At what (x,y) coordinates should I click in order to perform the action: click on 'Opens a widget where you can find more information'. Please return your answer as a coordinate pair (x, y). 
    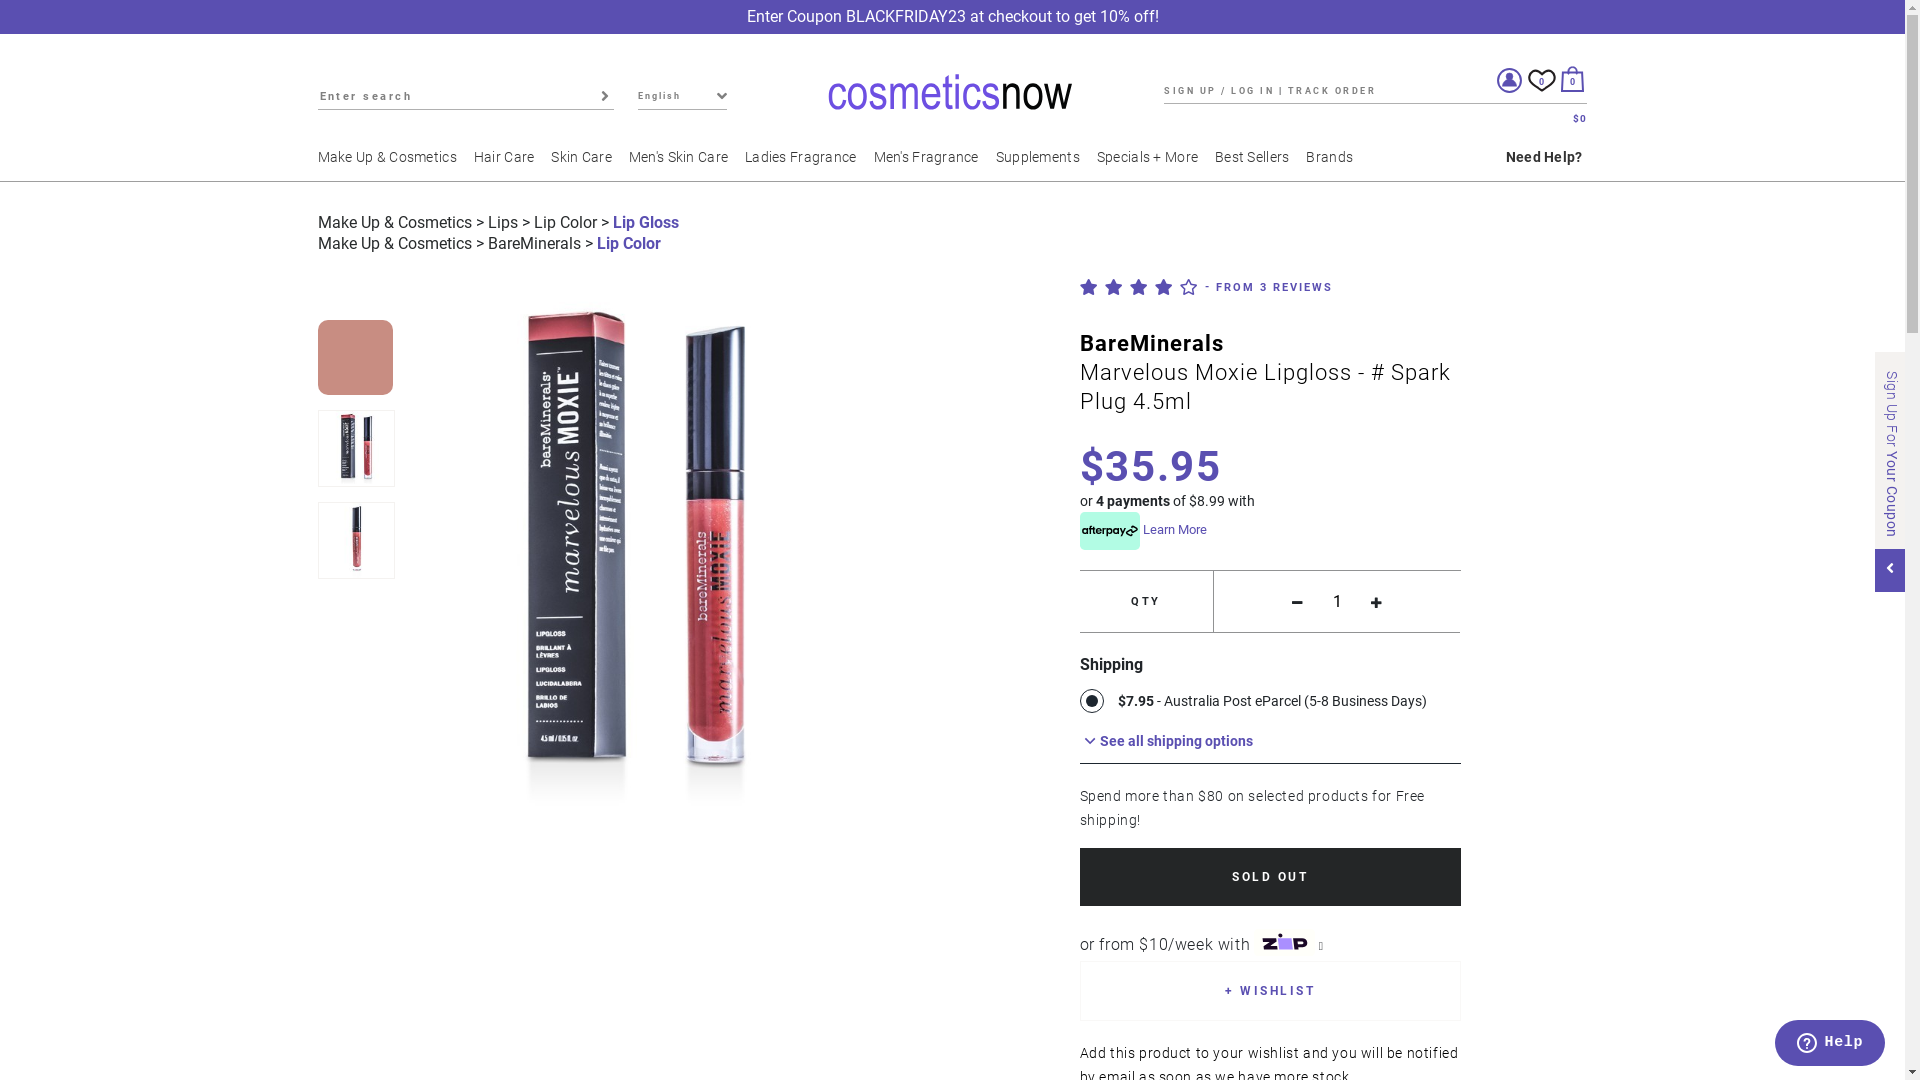
    Looking at the image, I should click on (1829, 1044).